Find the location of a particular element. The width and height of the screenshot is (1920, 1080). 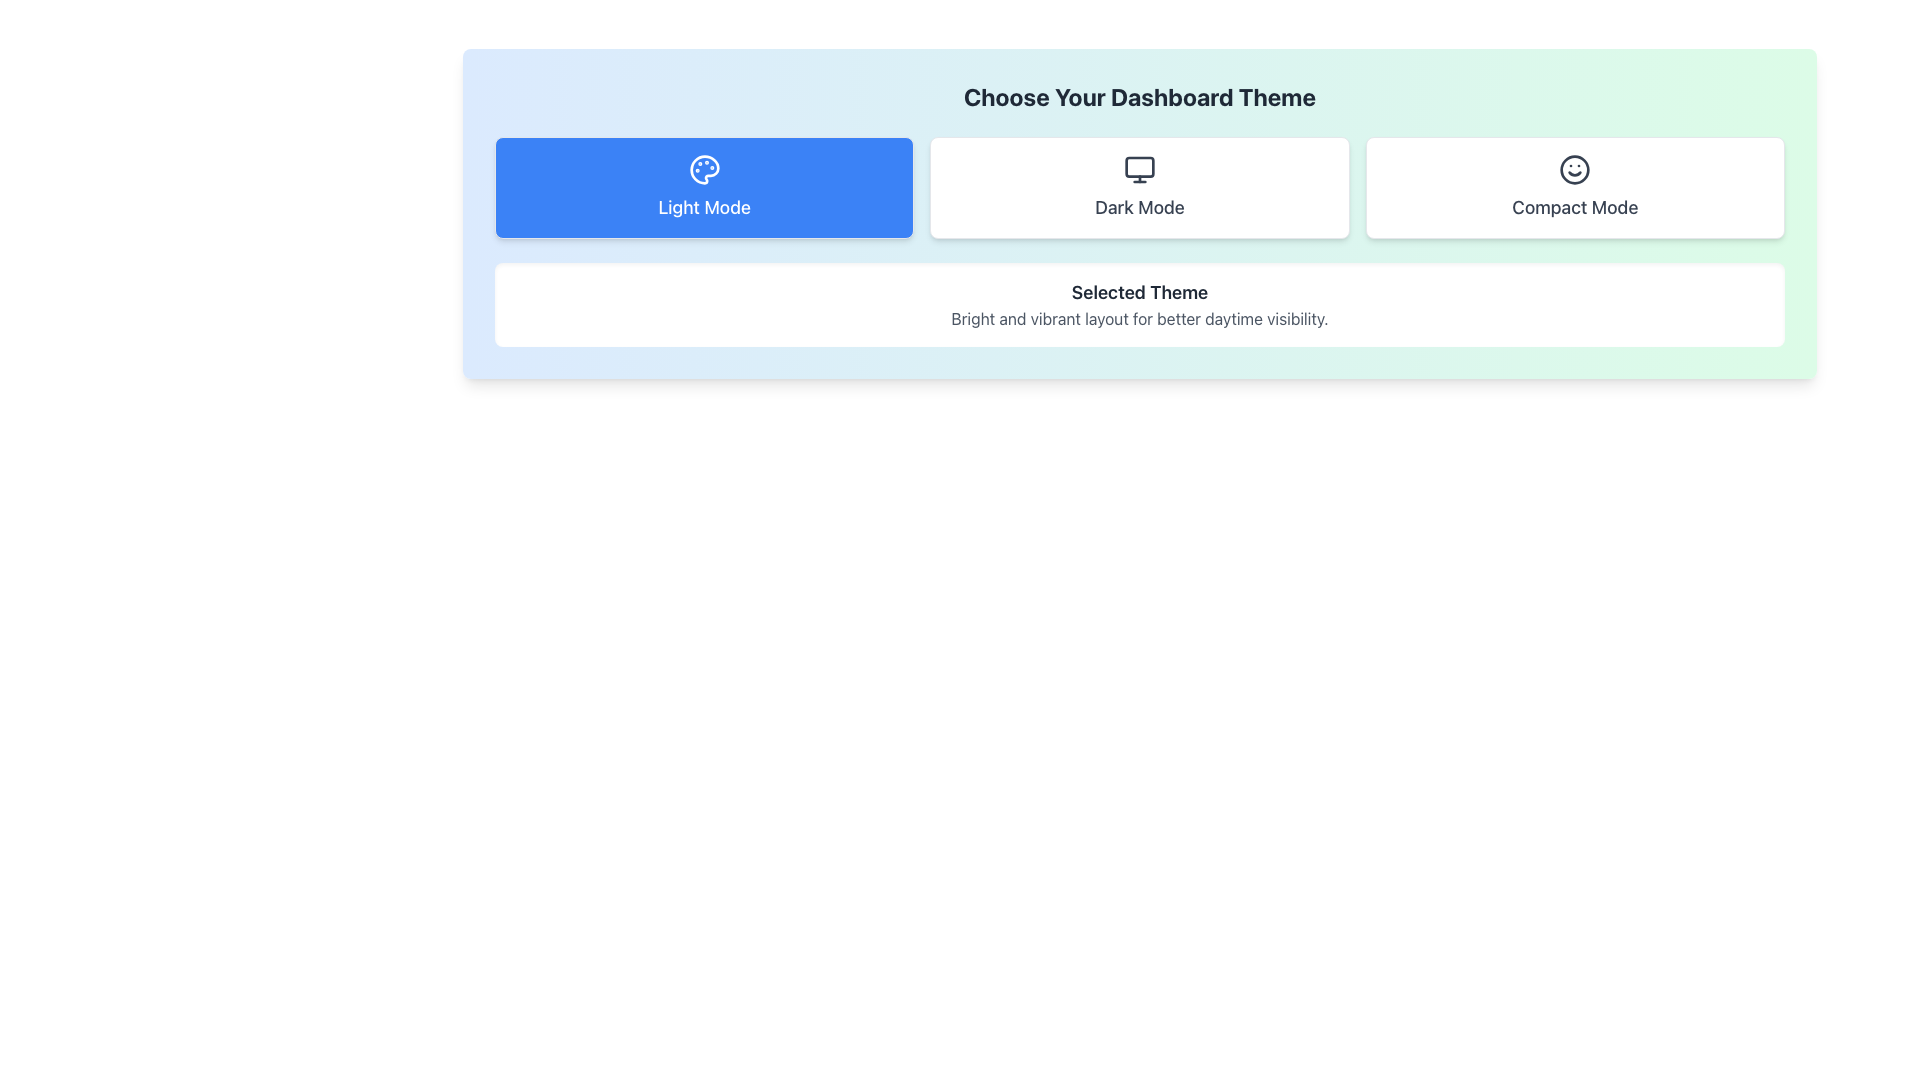

the paint palette icon, which is styled with a stroke-based outline and small circles for paint spots, located at the top center of the blue 'Light Mode' button card is located at coordinates (704, 168).